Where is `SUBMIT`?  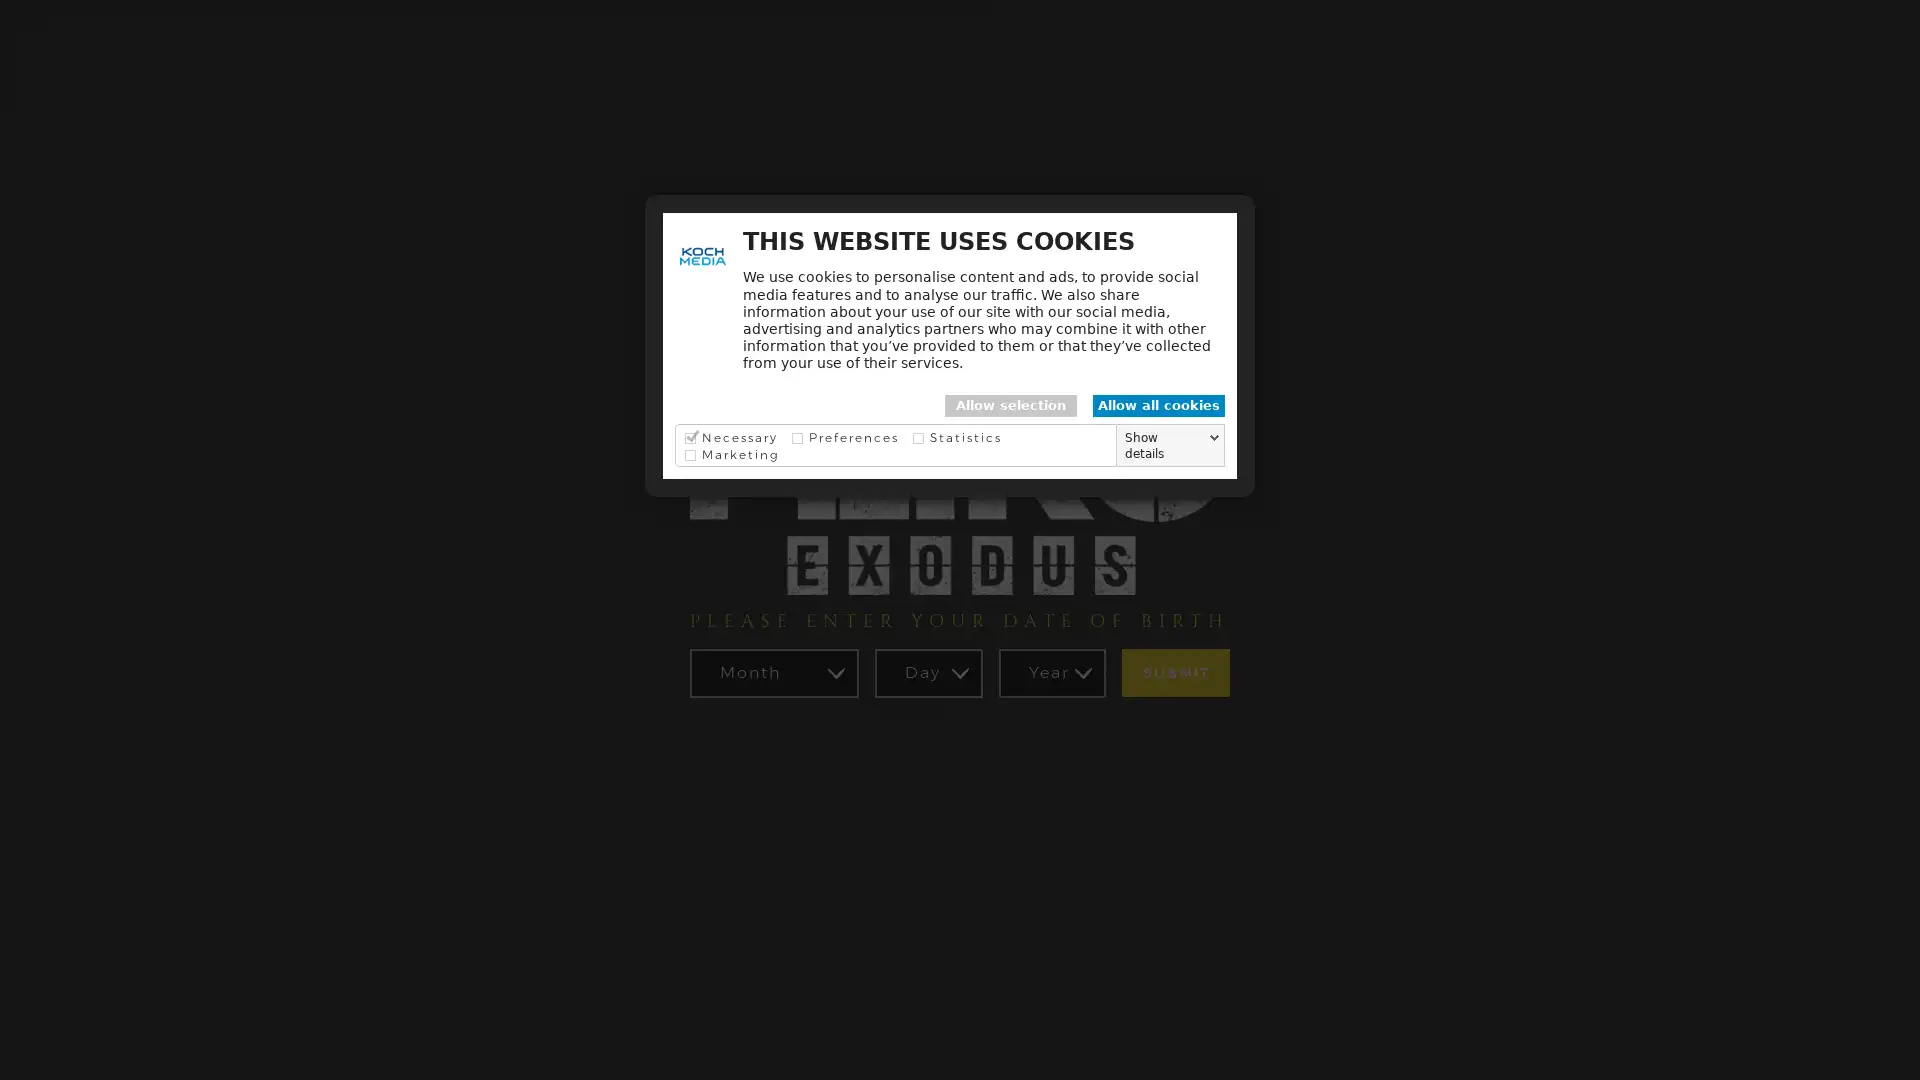
SUBMIT is located at coordinates (1175, 672).